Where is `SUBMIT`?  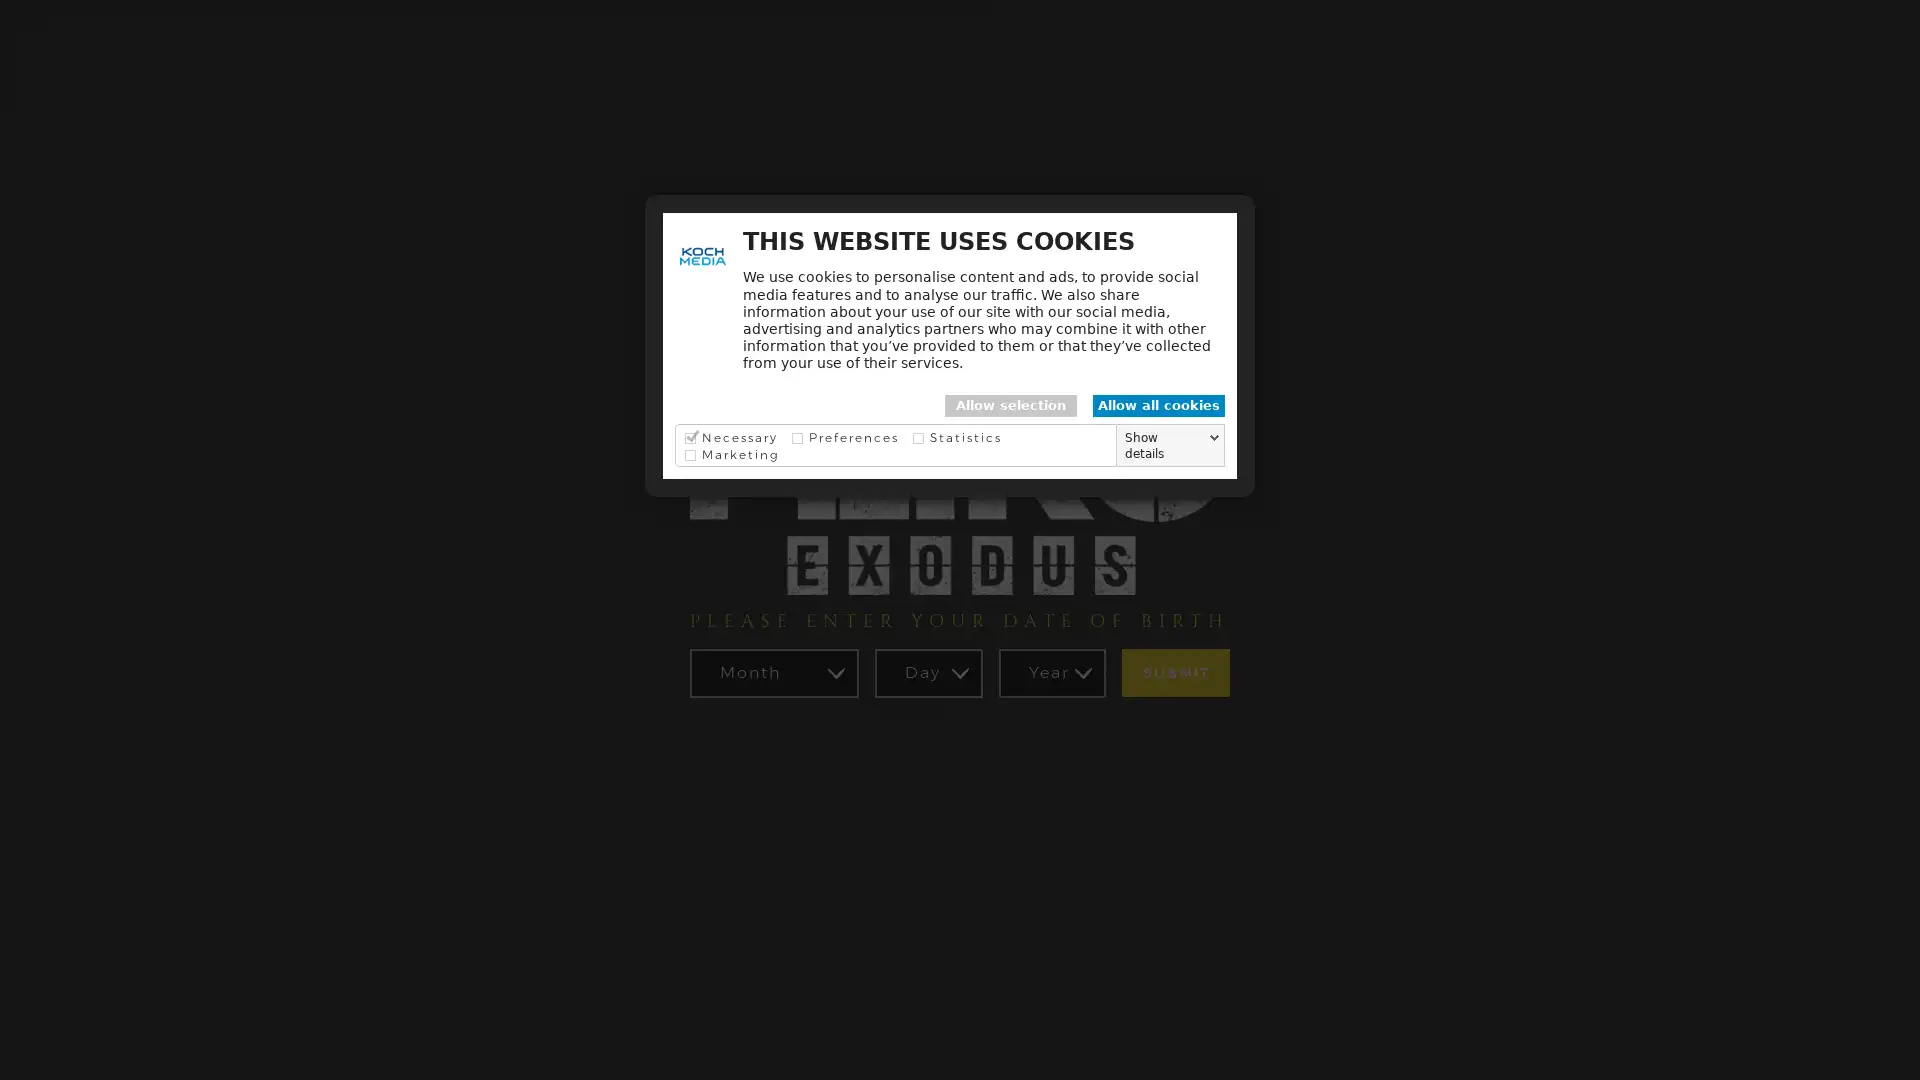
SUBMIT is located at coordinates (1175, 672).